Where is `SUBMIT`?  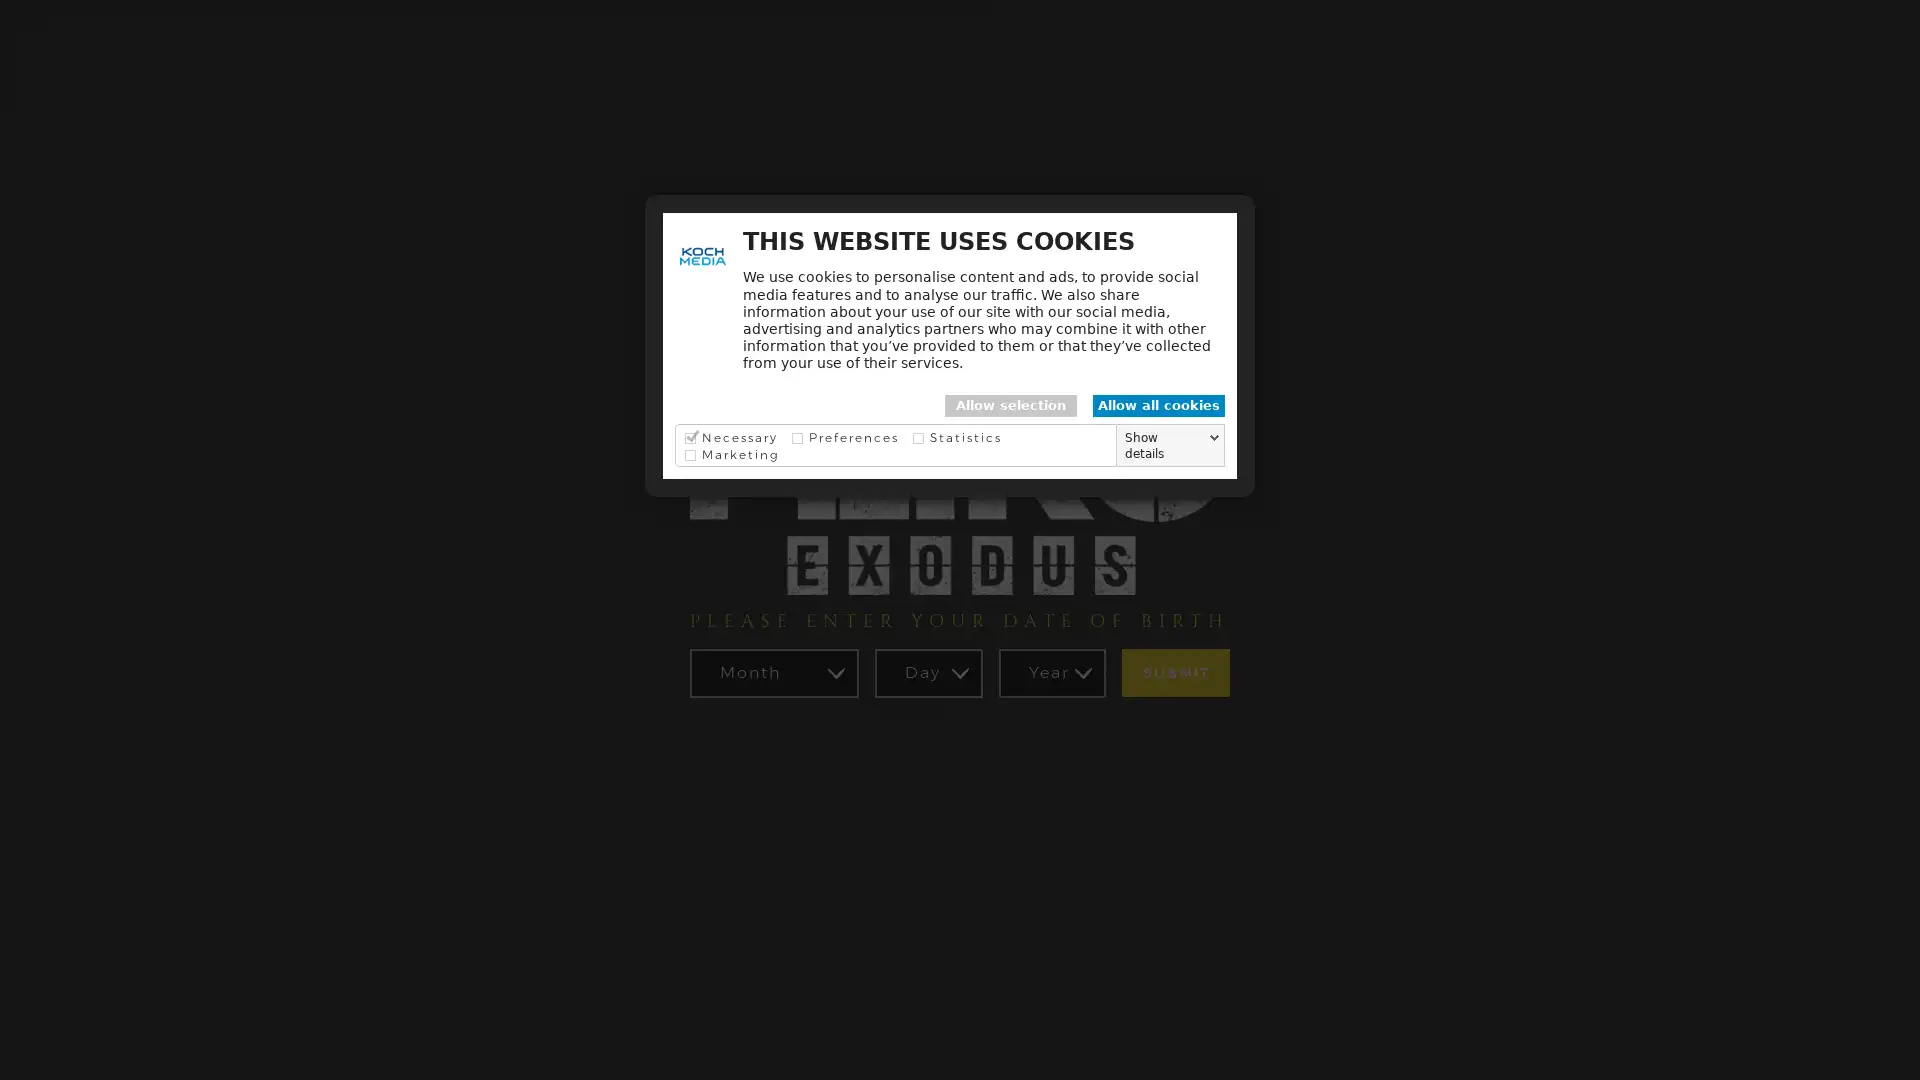
SUBMIT is located at coordinates (1175, 672).